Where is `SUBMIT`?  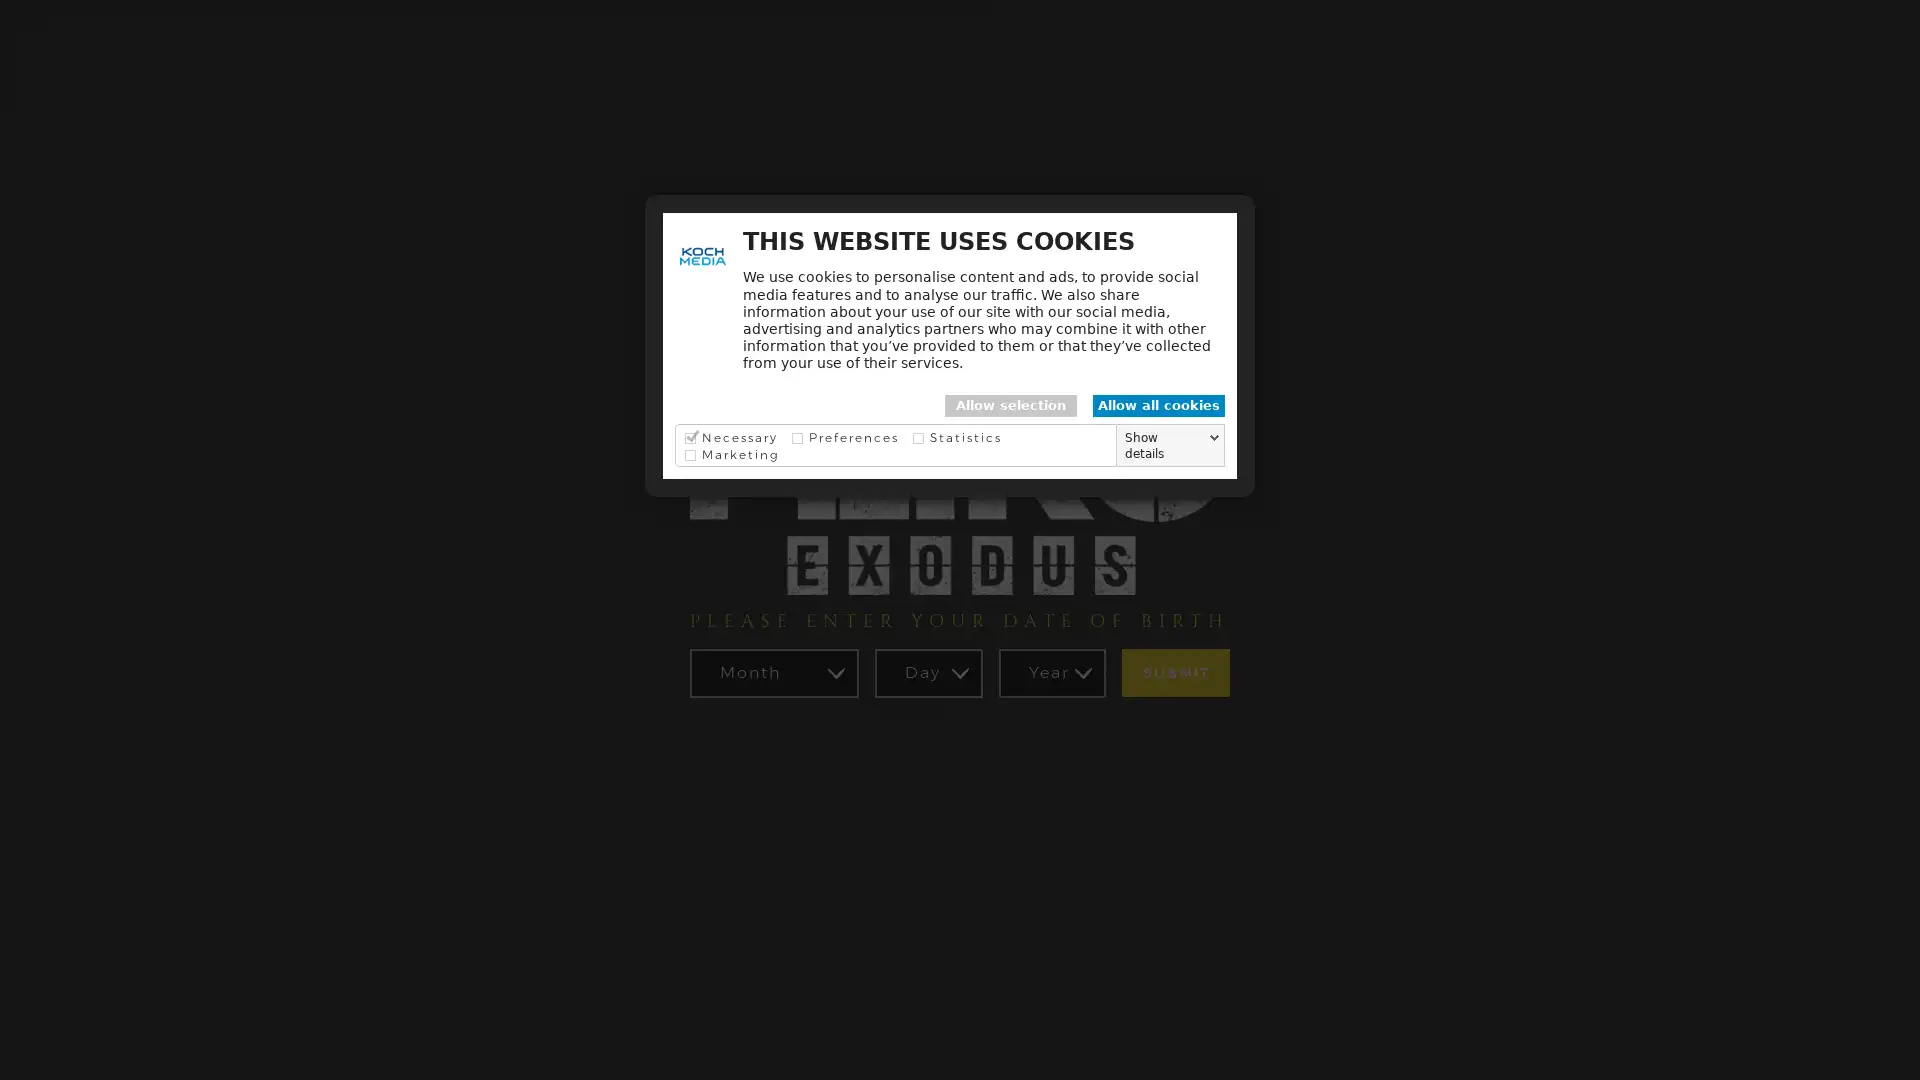
SUBMIT is located at coordinates (1175, 672).